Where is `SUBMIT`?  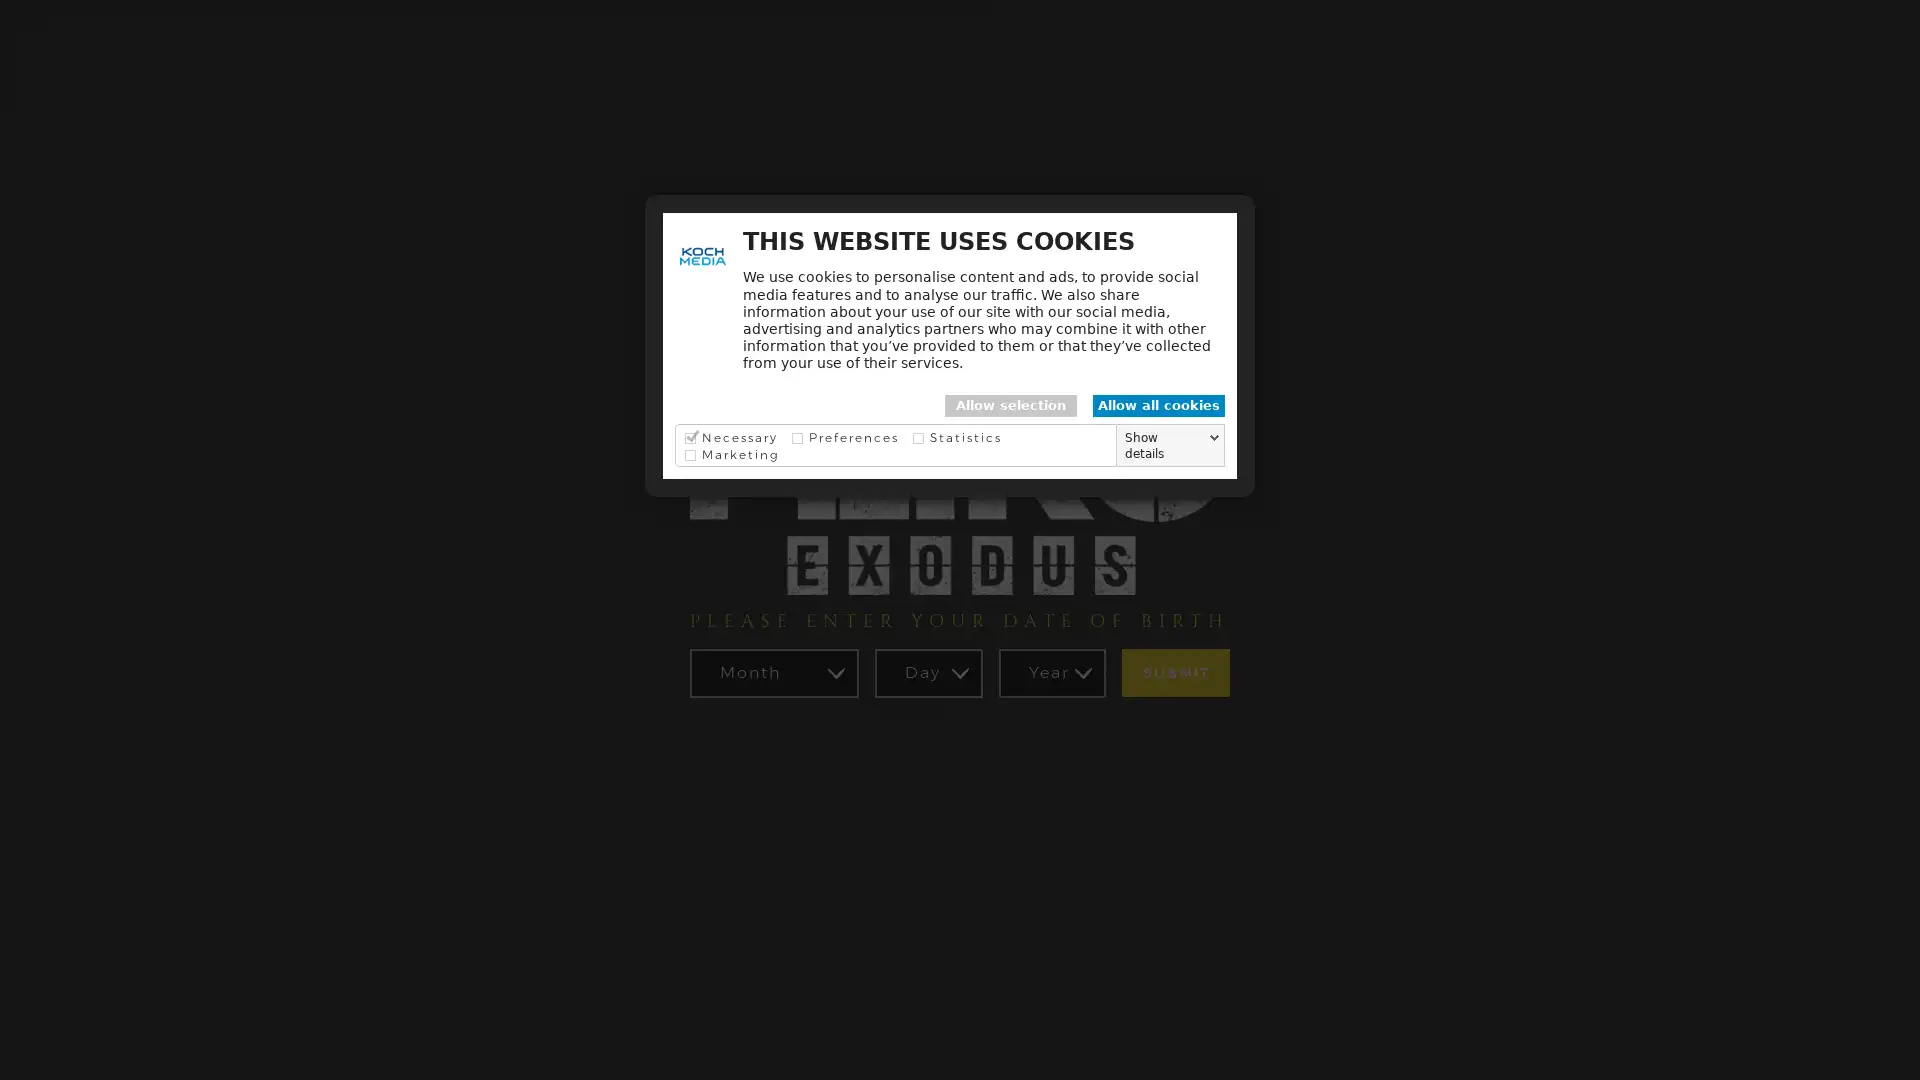
SUBMIT is located at coordinates (1175, 672).